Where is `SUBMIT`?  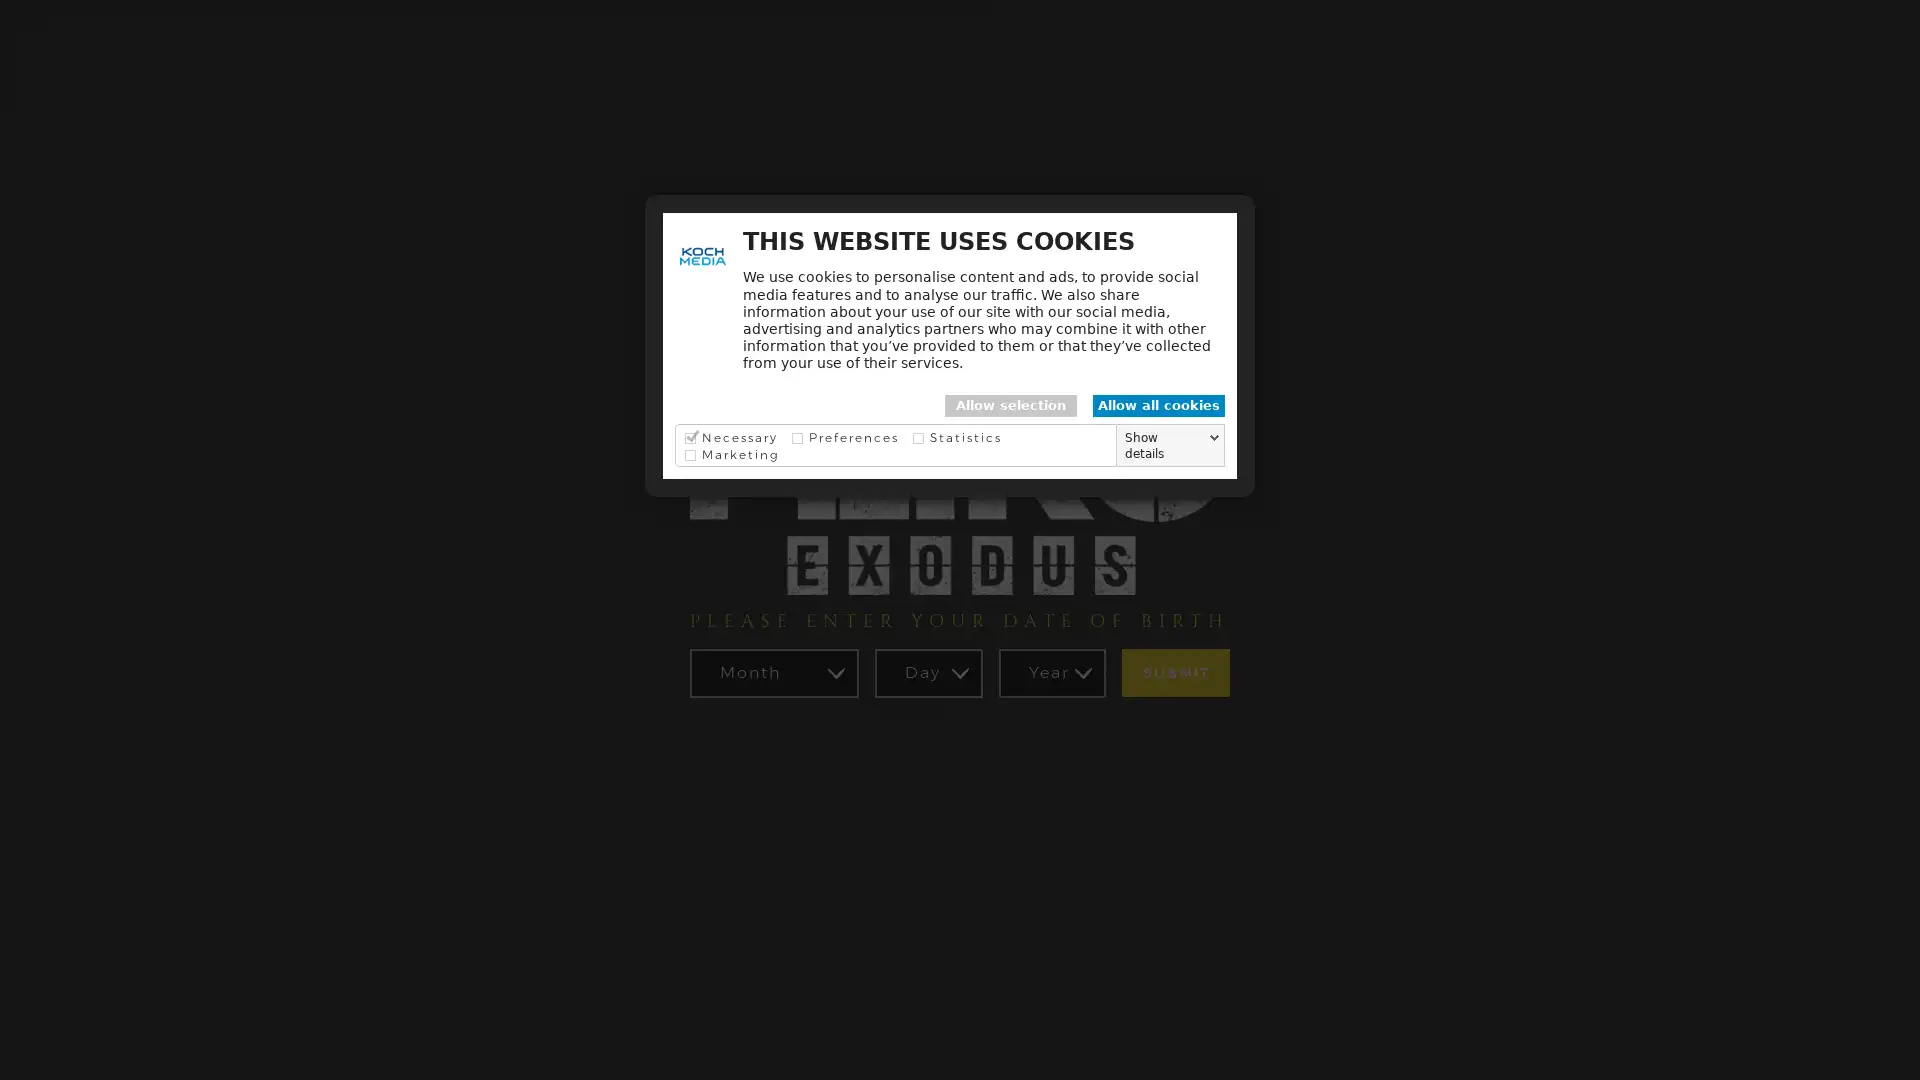
SUBMIT is located at coordinates (1175, 672).